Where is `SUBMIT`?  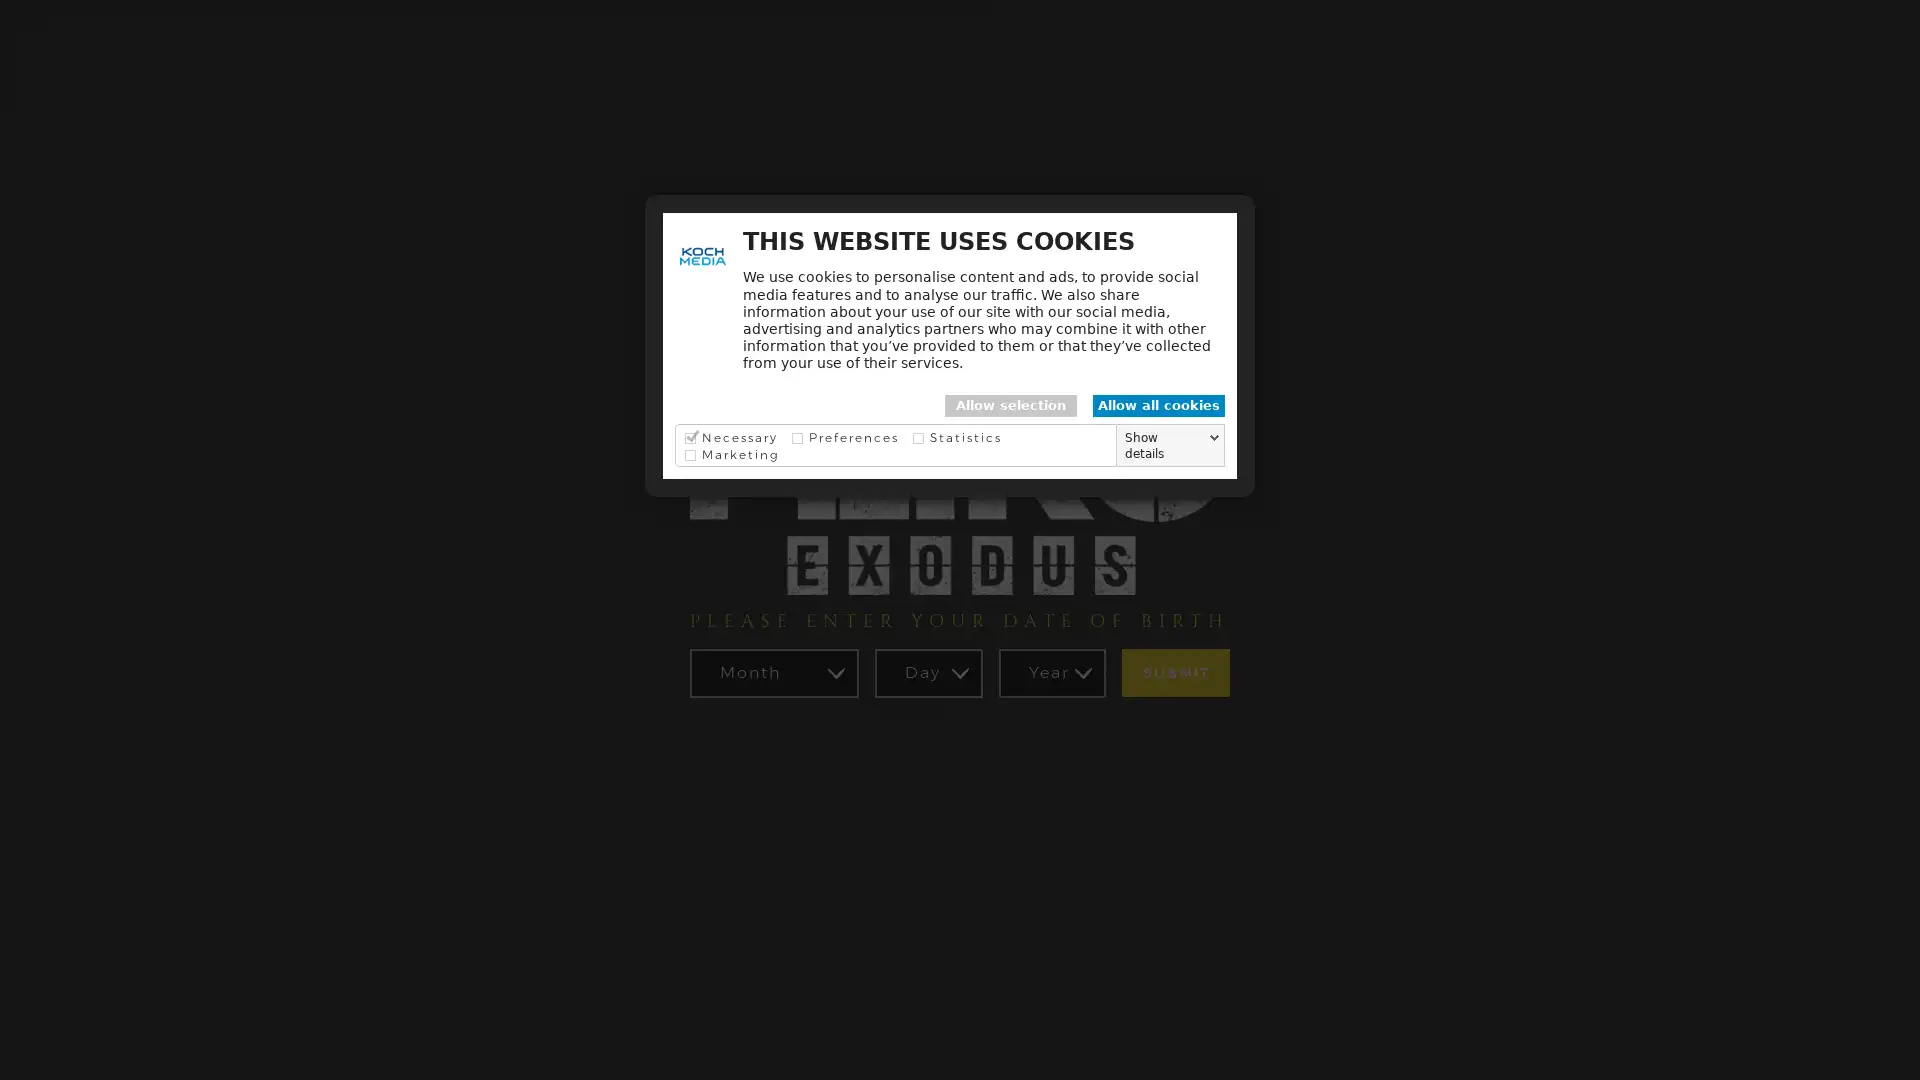
SUBMIT is located at coordinates (1175, 672).